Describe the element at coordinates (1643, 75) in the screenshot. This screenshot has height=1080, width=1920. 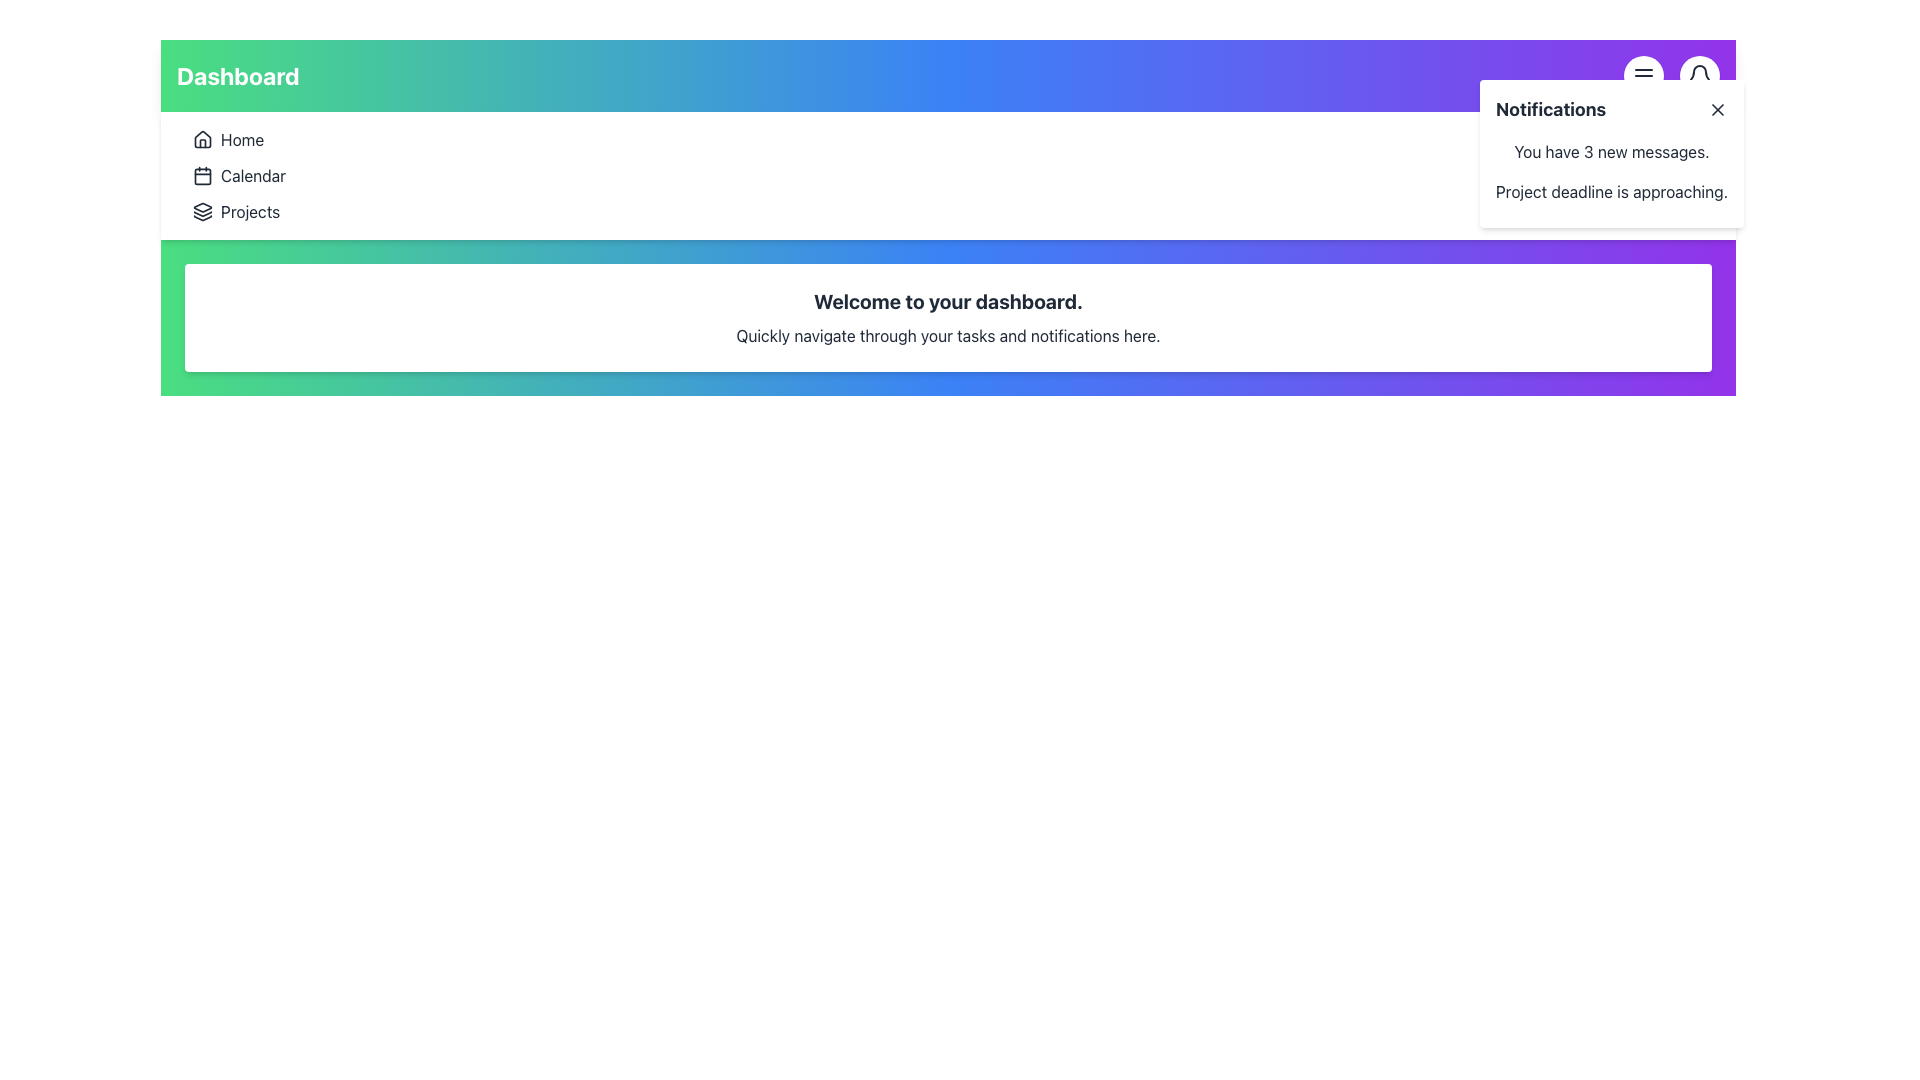
I see `the menu toggle icon located near the top-right corner of the interface, which is inside a circular white button, to trigger hover effects` at that location.